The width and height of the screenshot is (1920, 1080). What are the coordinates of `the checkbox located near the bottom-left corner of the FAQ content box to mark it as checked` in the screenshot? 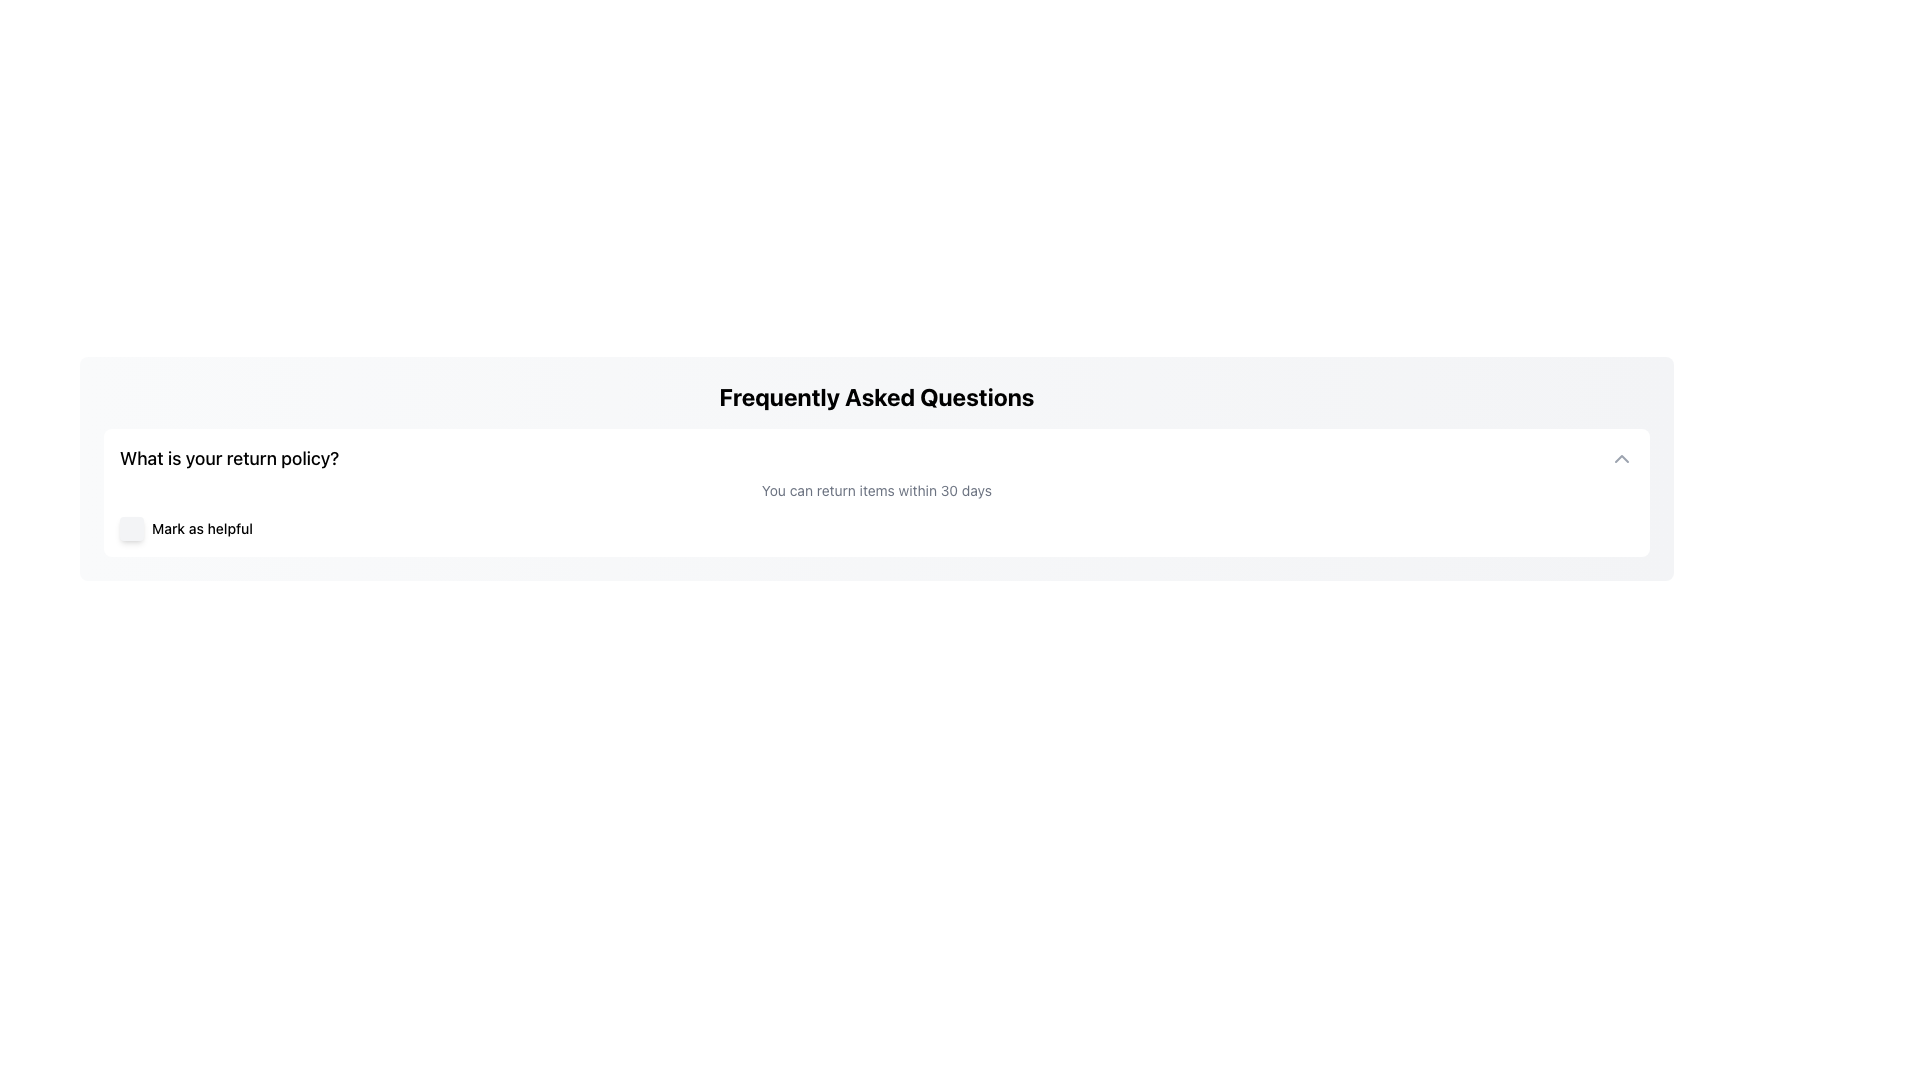 It's located at (131, 527).